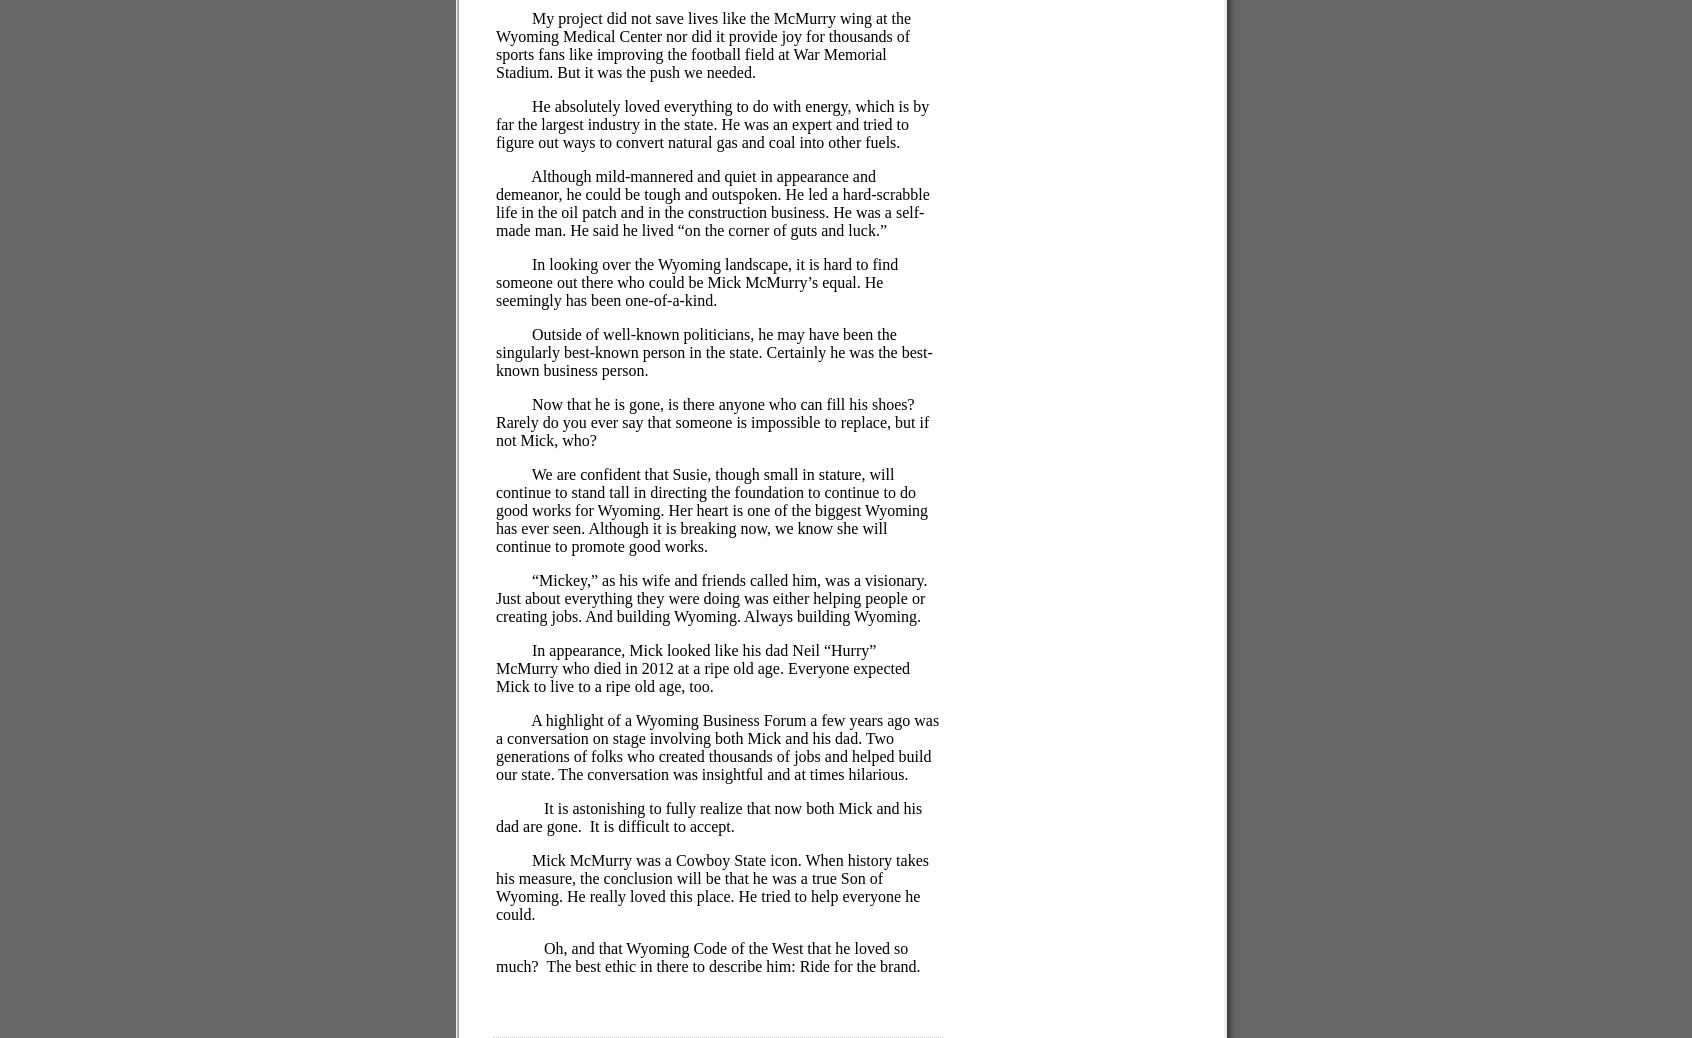  Describe the element at coordinates (703, 666) in the screenshot. I see `'In appearance,
Mick looked like his dad Neil “Hurry” McMurry who died in 2012 at a ripe old
age. Everyone expected Mick to live to a ripe old age, too.'` at that location.